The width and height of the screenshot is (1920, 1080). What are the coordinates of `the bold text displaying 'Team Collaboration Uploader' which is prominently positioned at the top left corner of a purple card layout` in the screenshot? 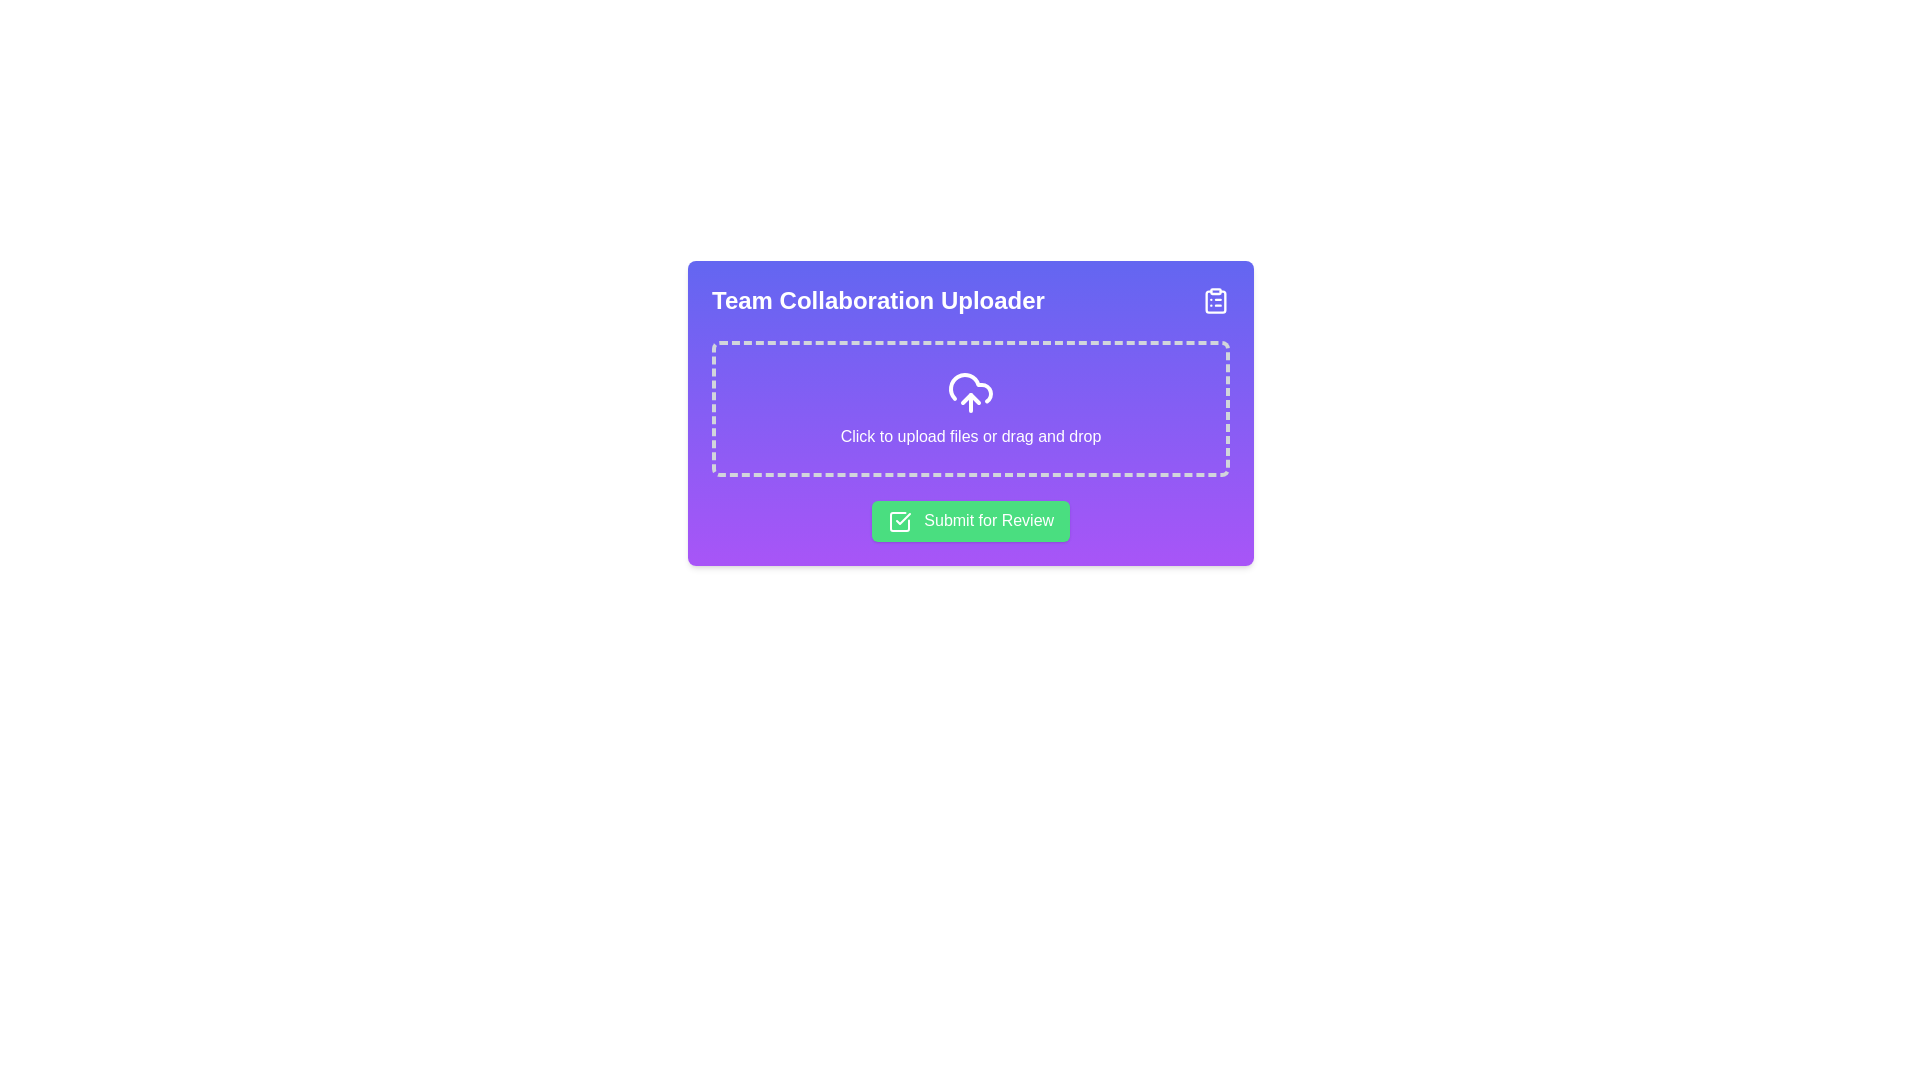 It's located at (878, 300).